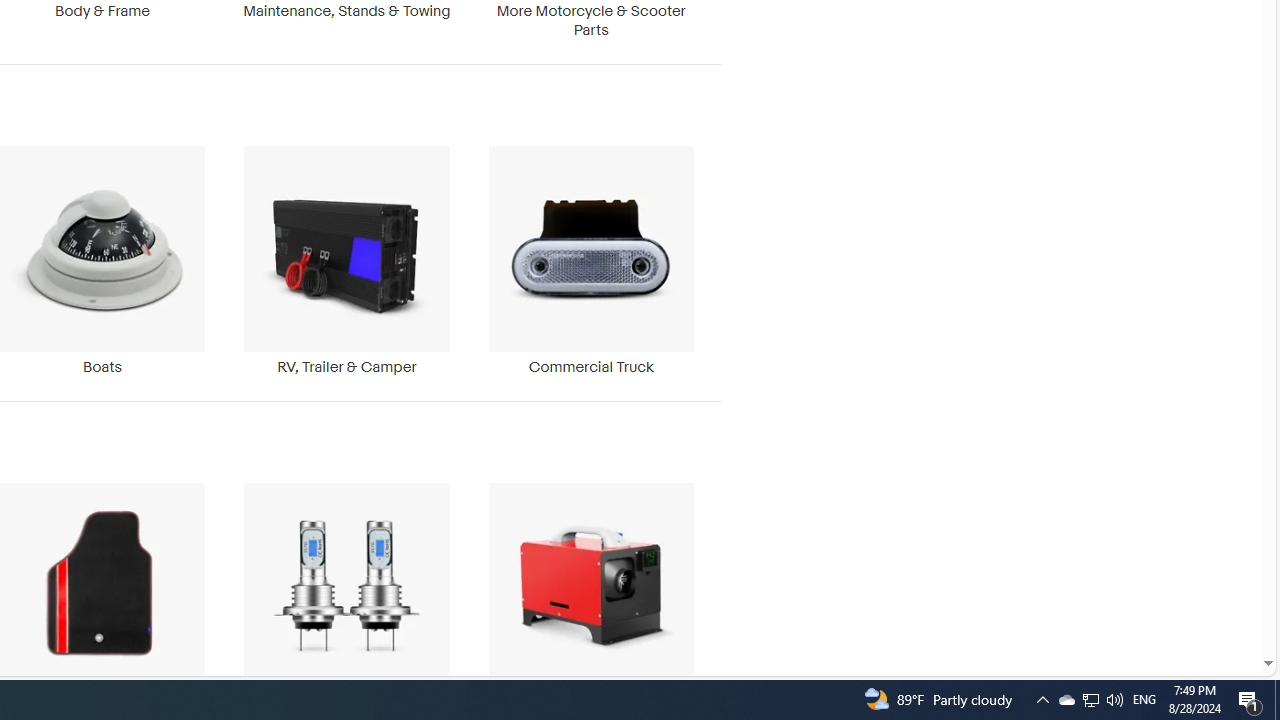 This screenshot has width=1280, height=720. I want to click on 'Commercial Truck', so click(590, 260).